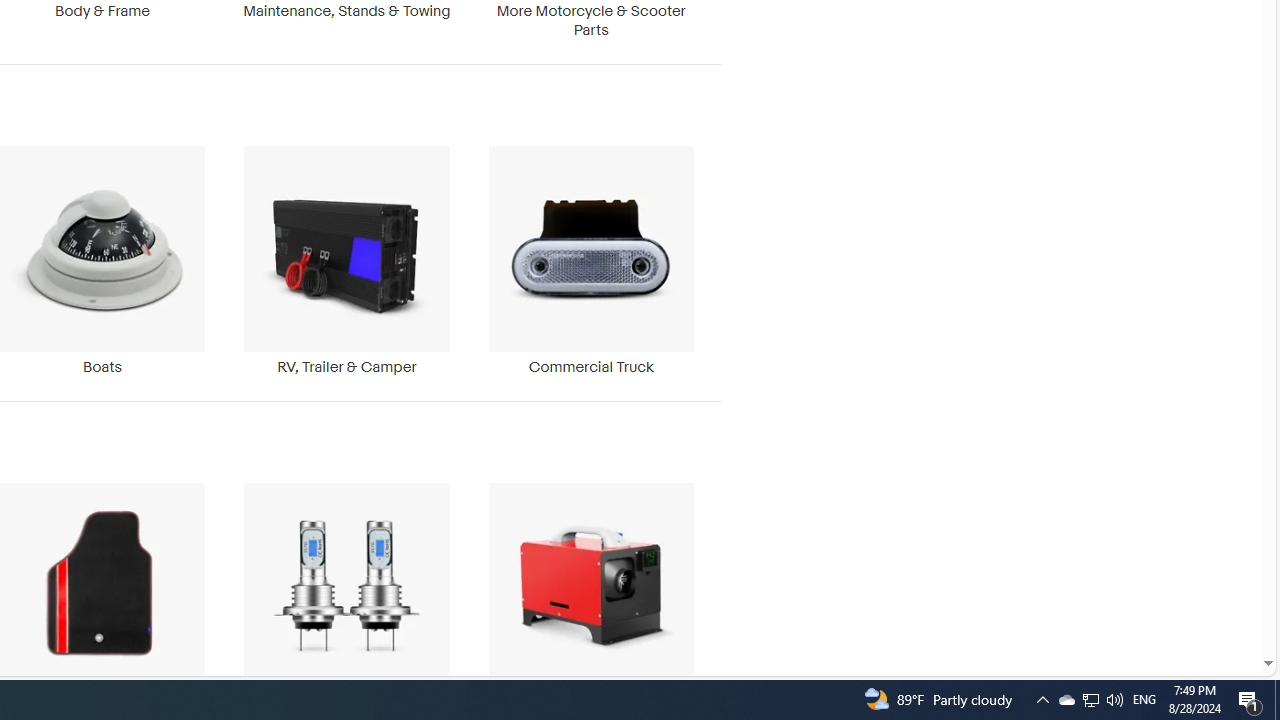 This screenshot has width=1280, height=720. I want to click on 'Commercial Truck', so click(590, 260).